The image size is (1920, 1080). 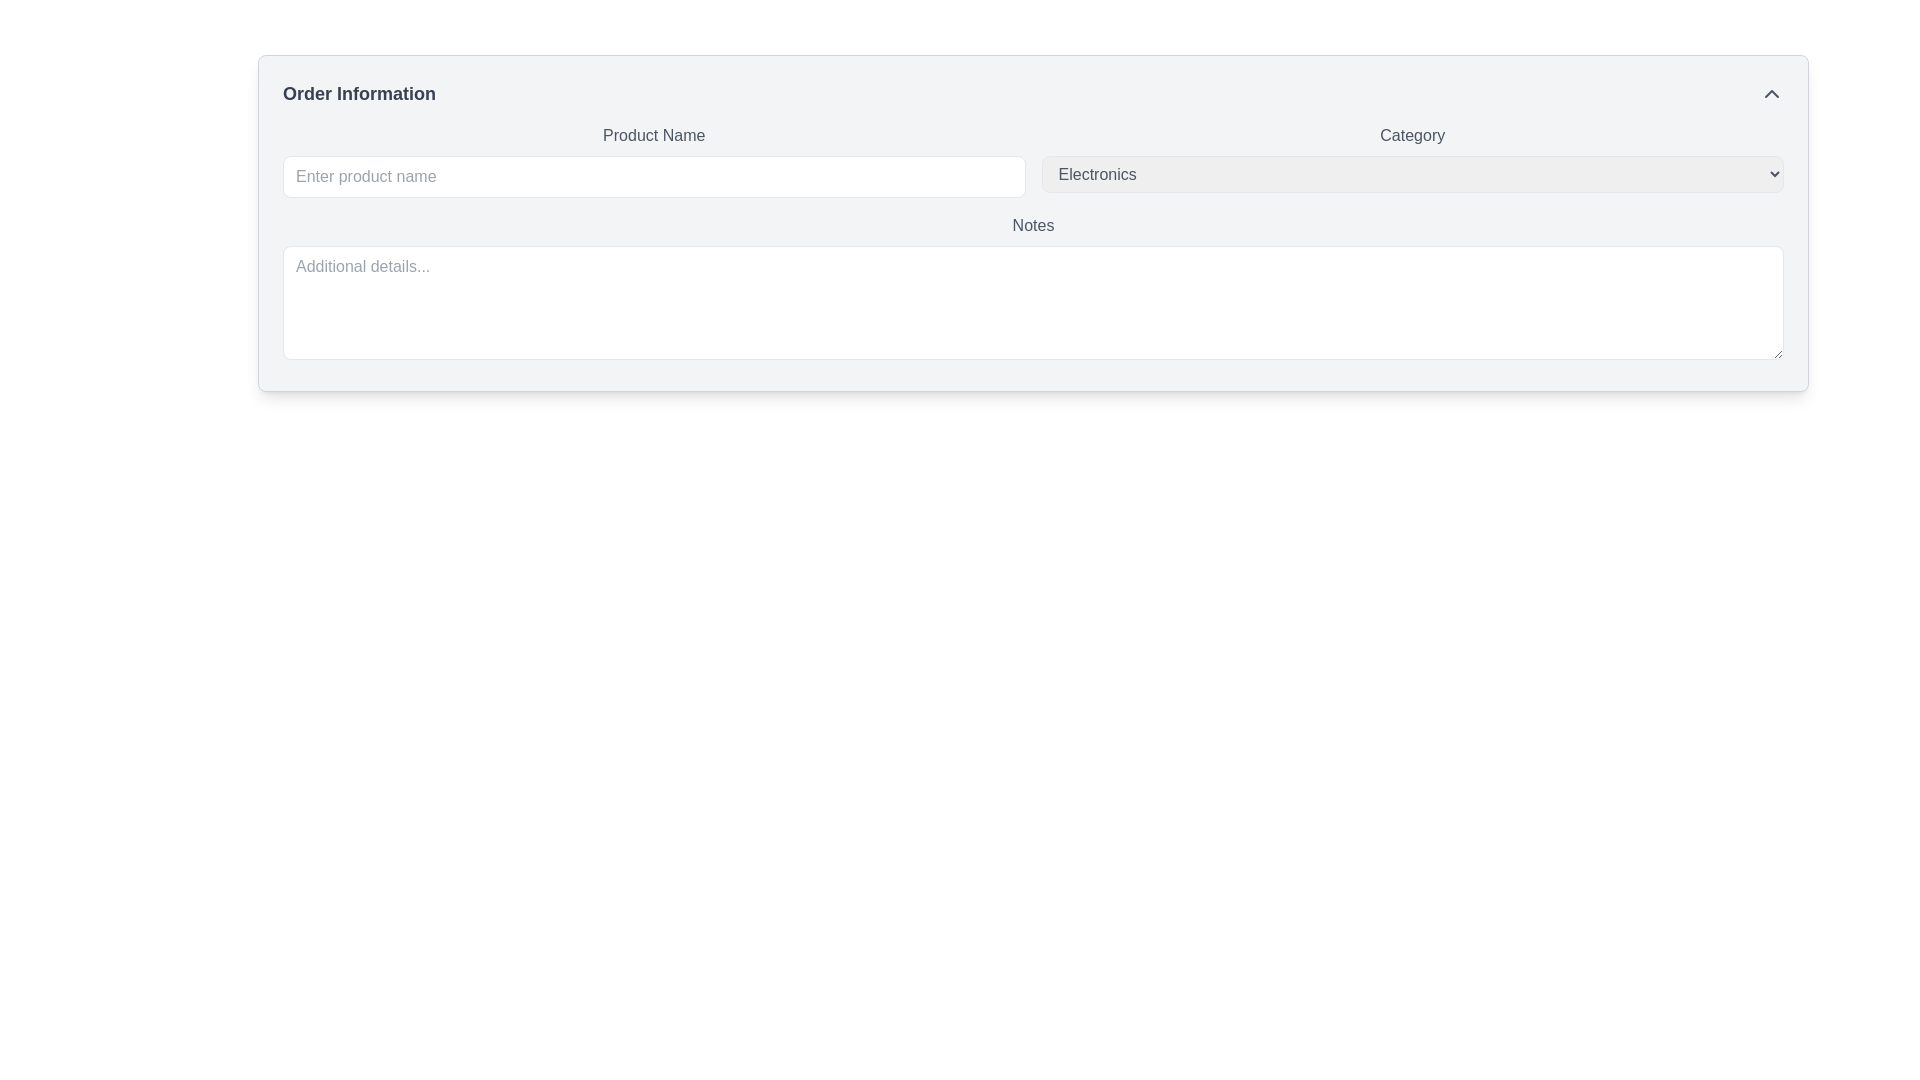 I want to click on the label that guides users for the text area input field, located at the upper-center of the interface, so click(x=1033, y=225).